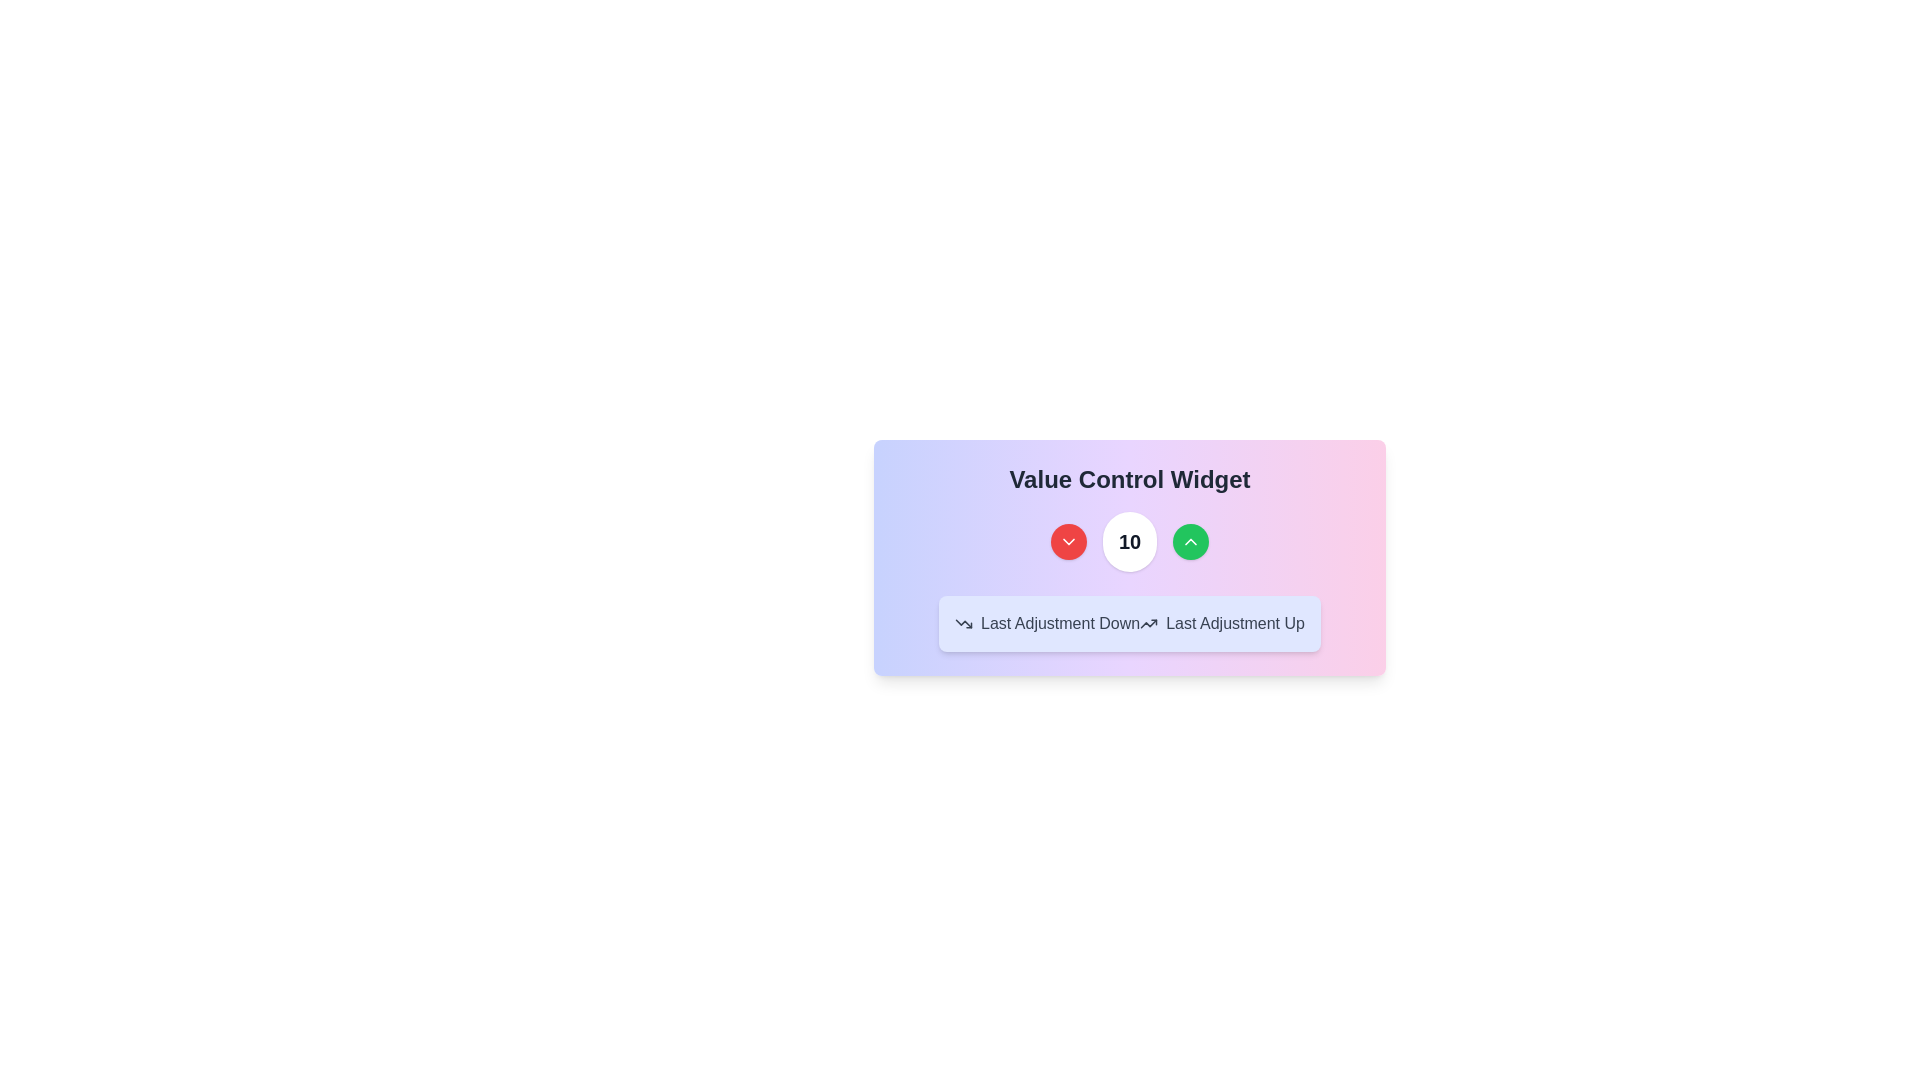 This screenshot has height=1080, width=1920. Describe the element at coordinates (964, 623) in the screenshot. I see `the downward trending arrow icon located to the left of the text 'Last Adjustment Down' at the bottom left side of the card in the UI` at that location.